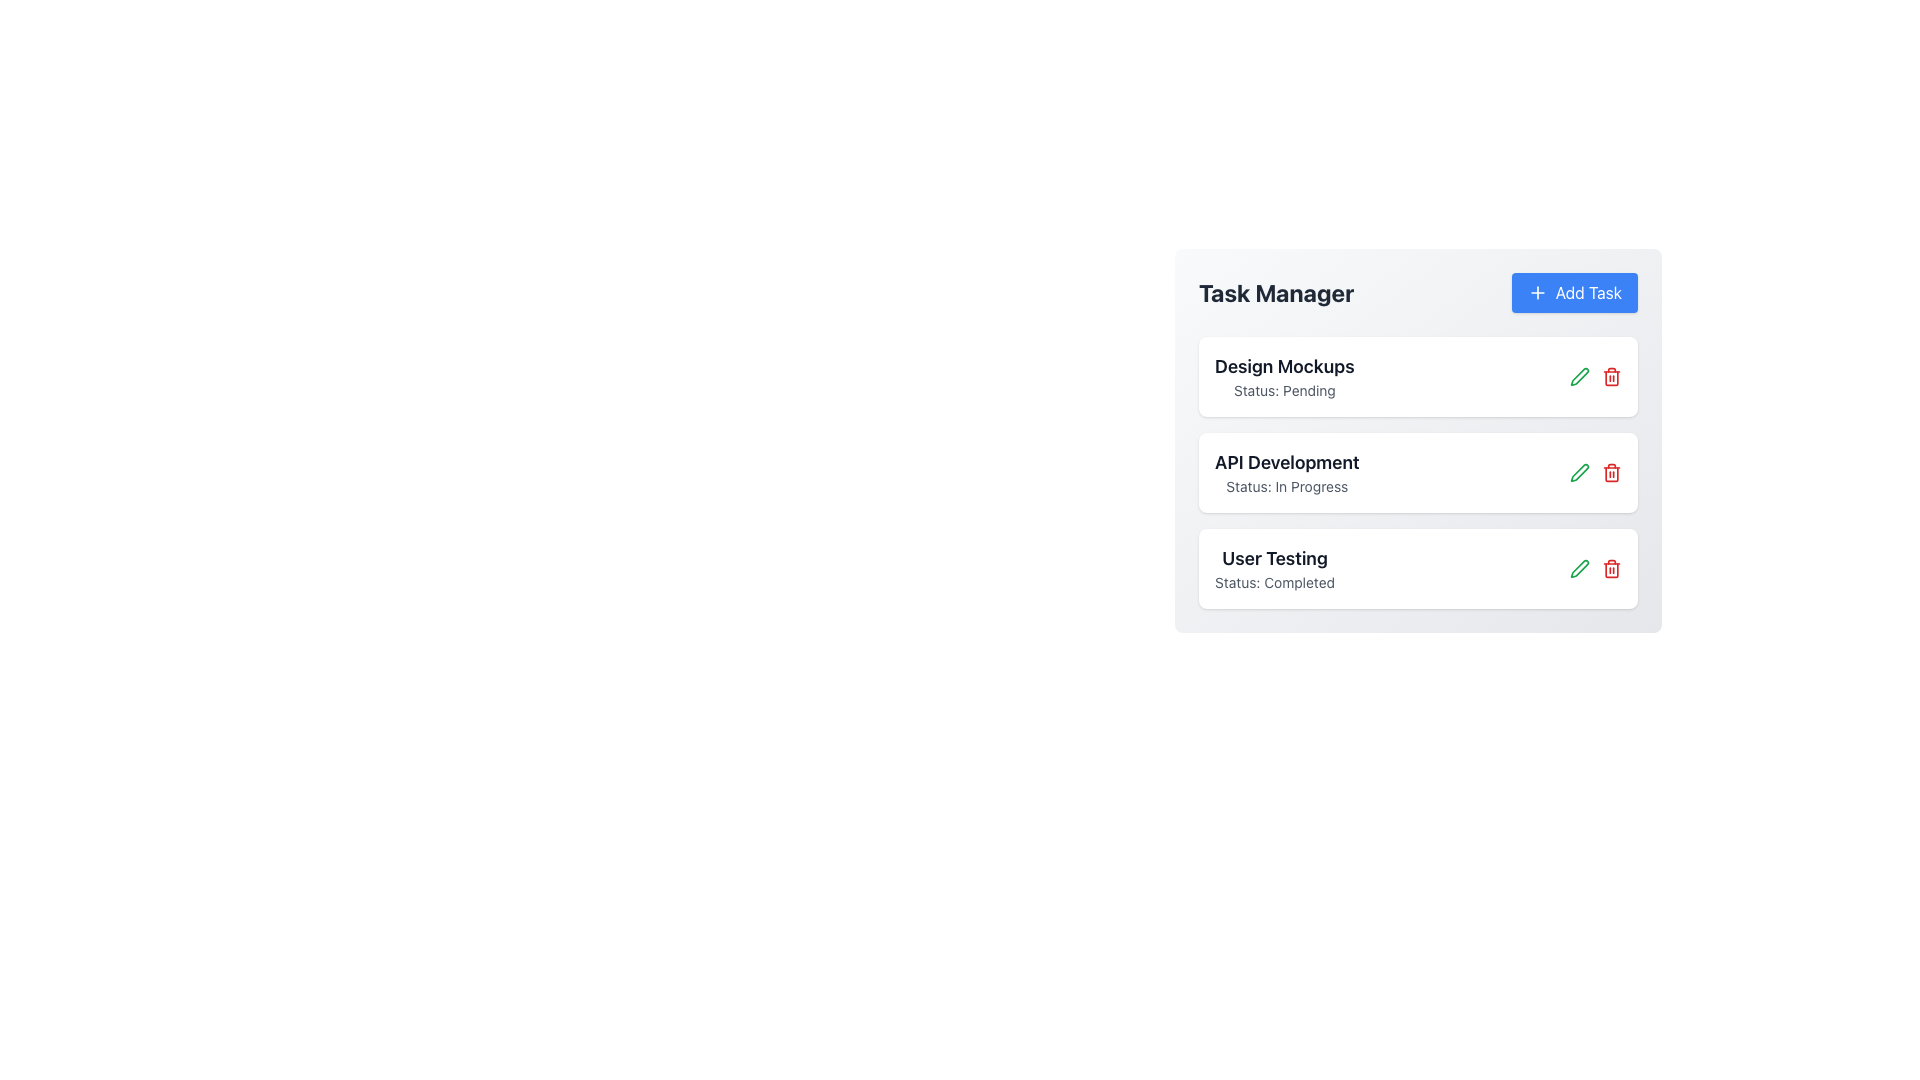 The height and width of the screenshot is (1080, 1920). What do you see at coordinates (1417, 377) in the screenshot?
I see `the task card displaying 'Design Mockups' with status 'Pending', located in the Task Manager section above 'API Development' and 'User Testing'` at bounding box center [1417, 377].